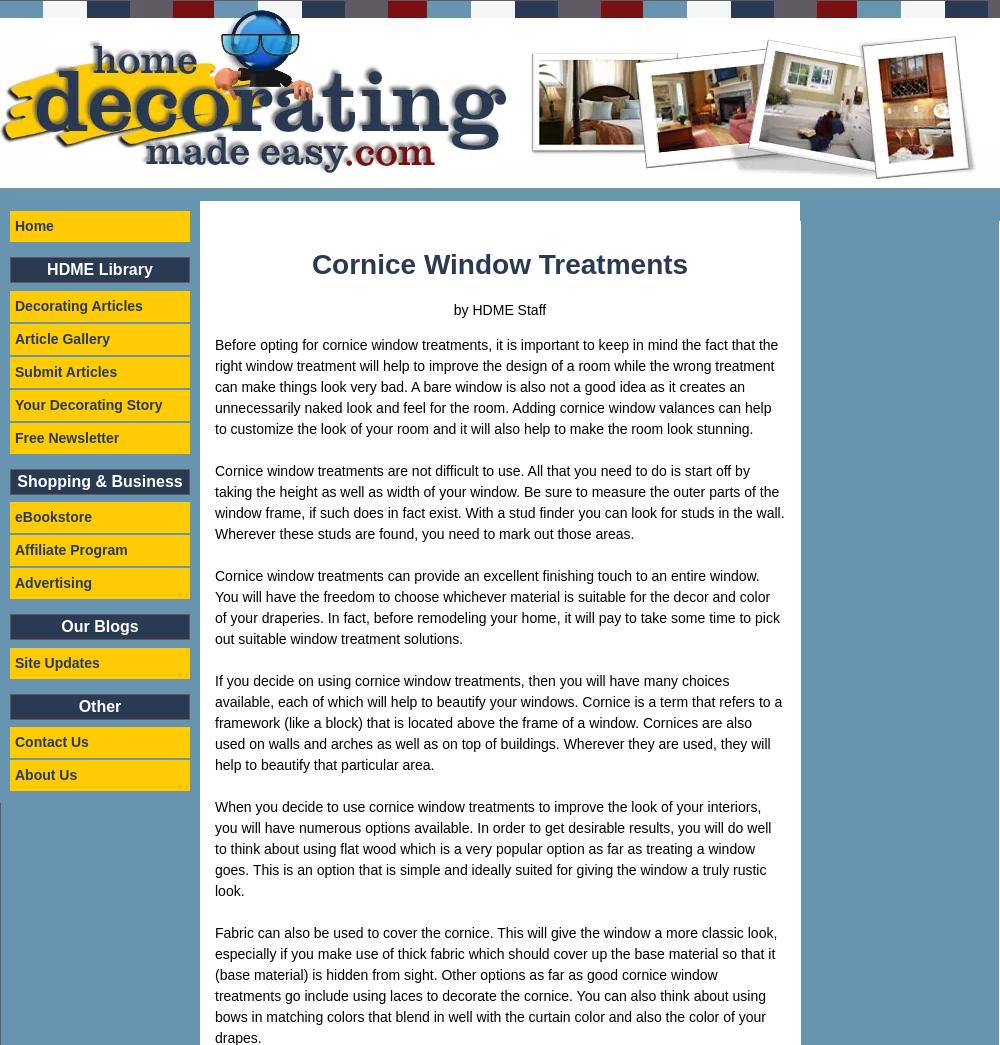 This screenshot has width=1000, height=1045. Describe the element at coordinates (498, 263) in the screenshot. I see `'Cornice Window Treatments'` at that location.